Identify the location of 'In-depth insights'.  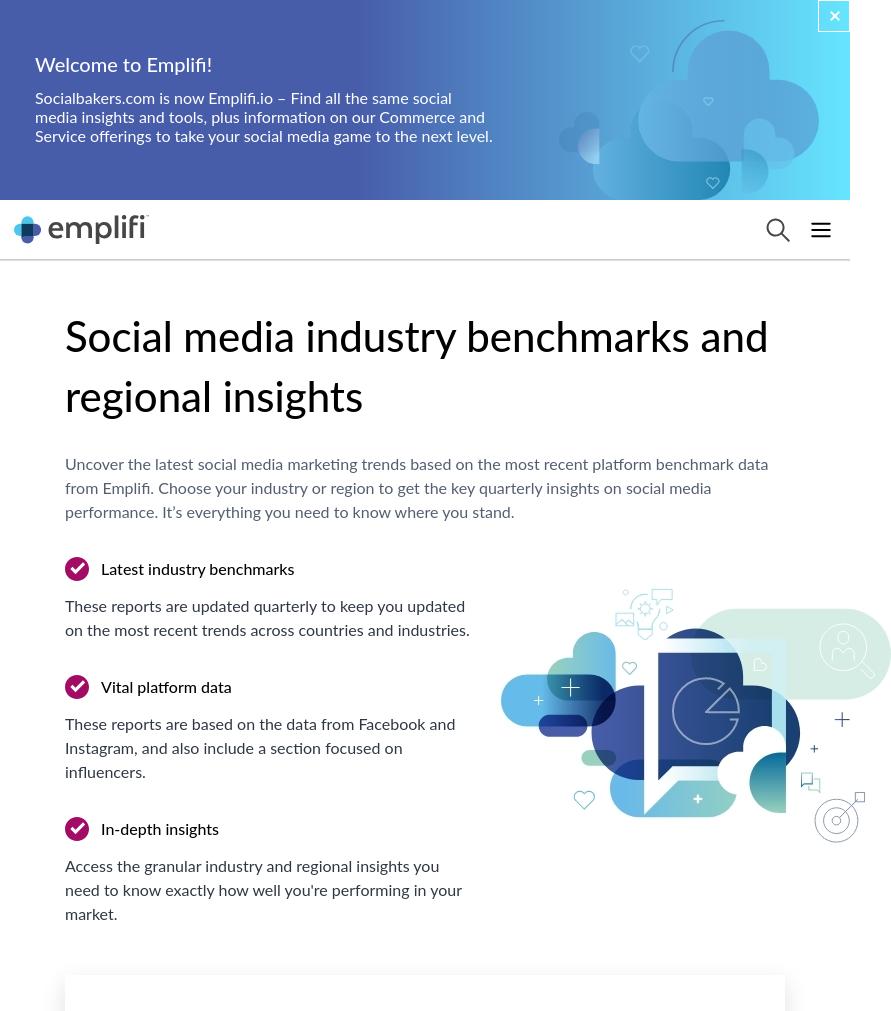
(158, 829).